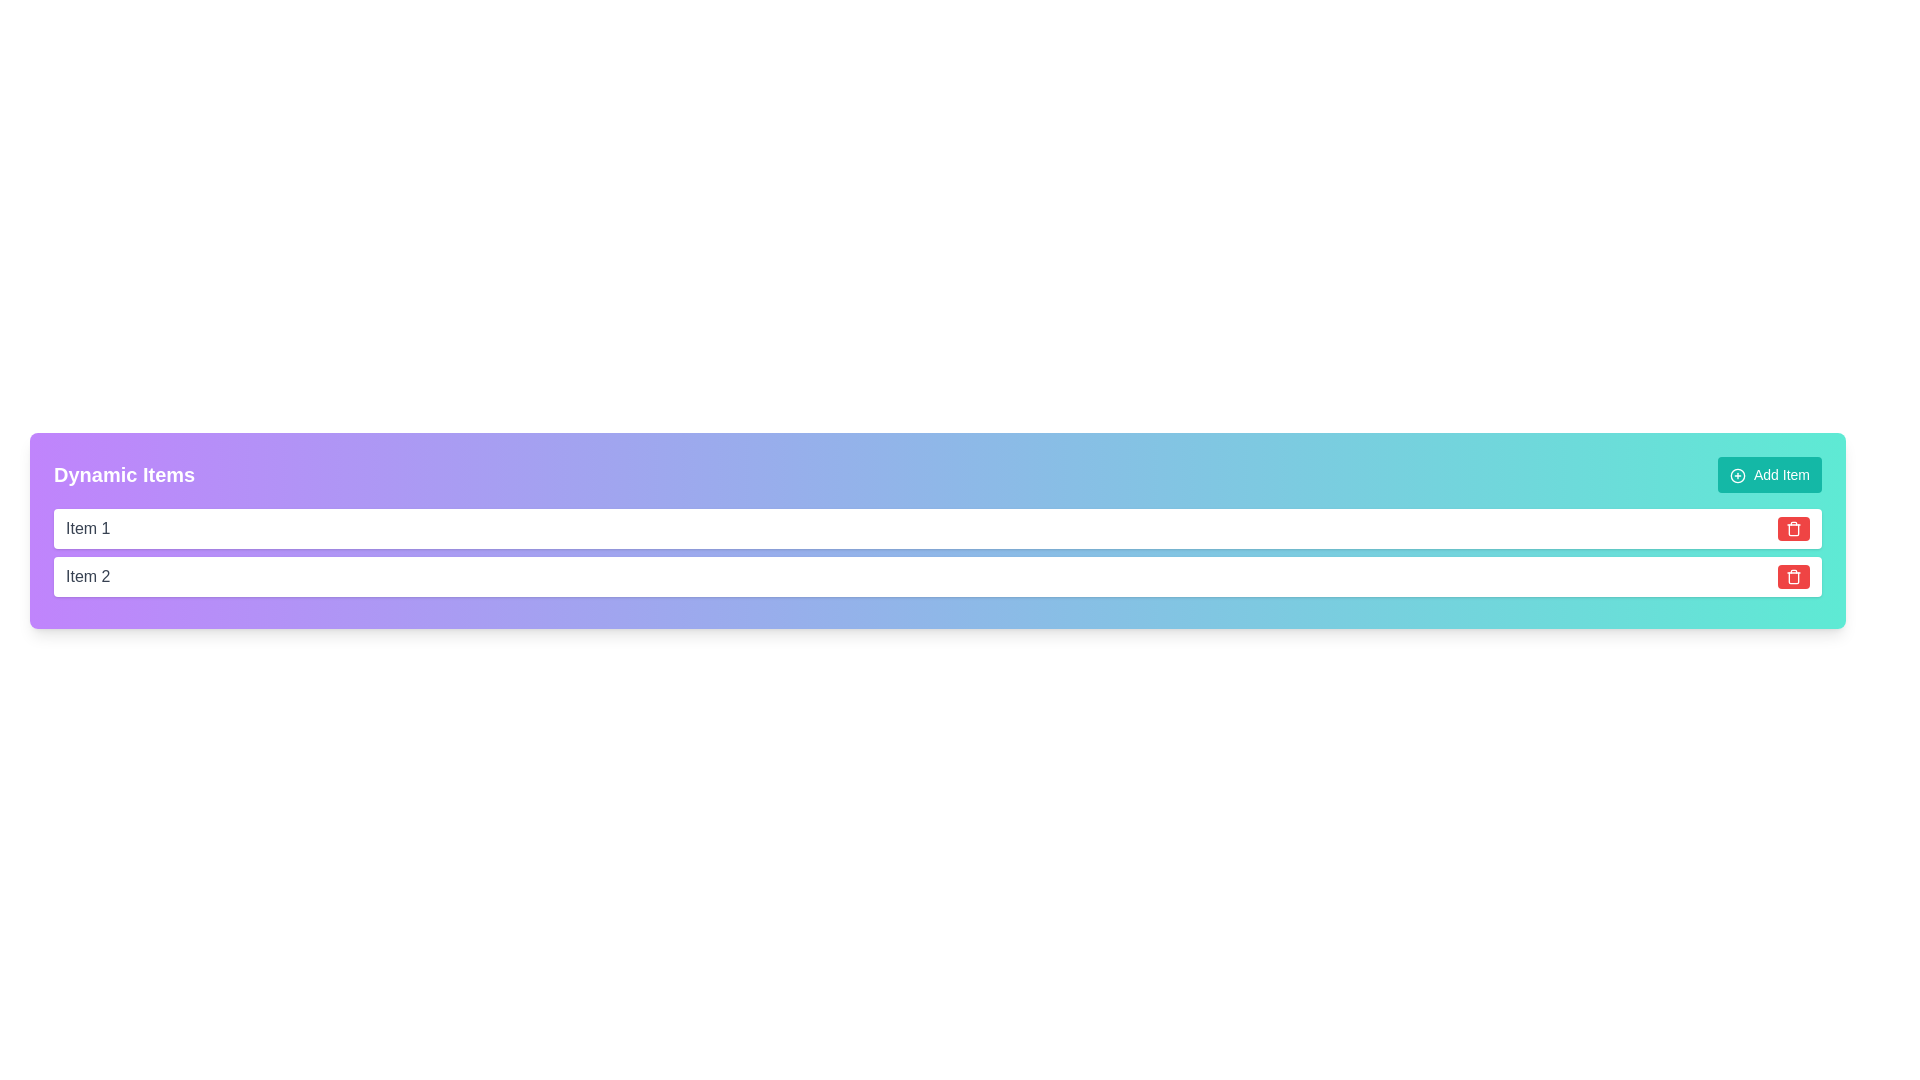  I want to click on the delete button located at the rightmost end of the row labeled 'Item 1', so click(1794, 527).